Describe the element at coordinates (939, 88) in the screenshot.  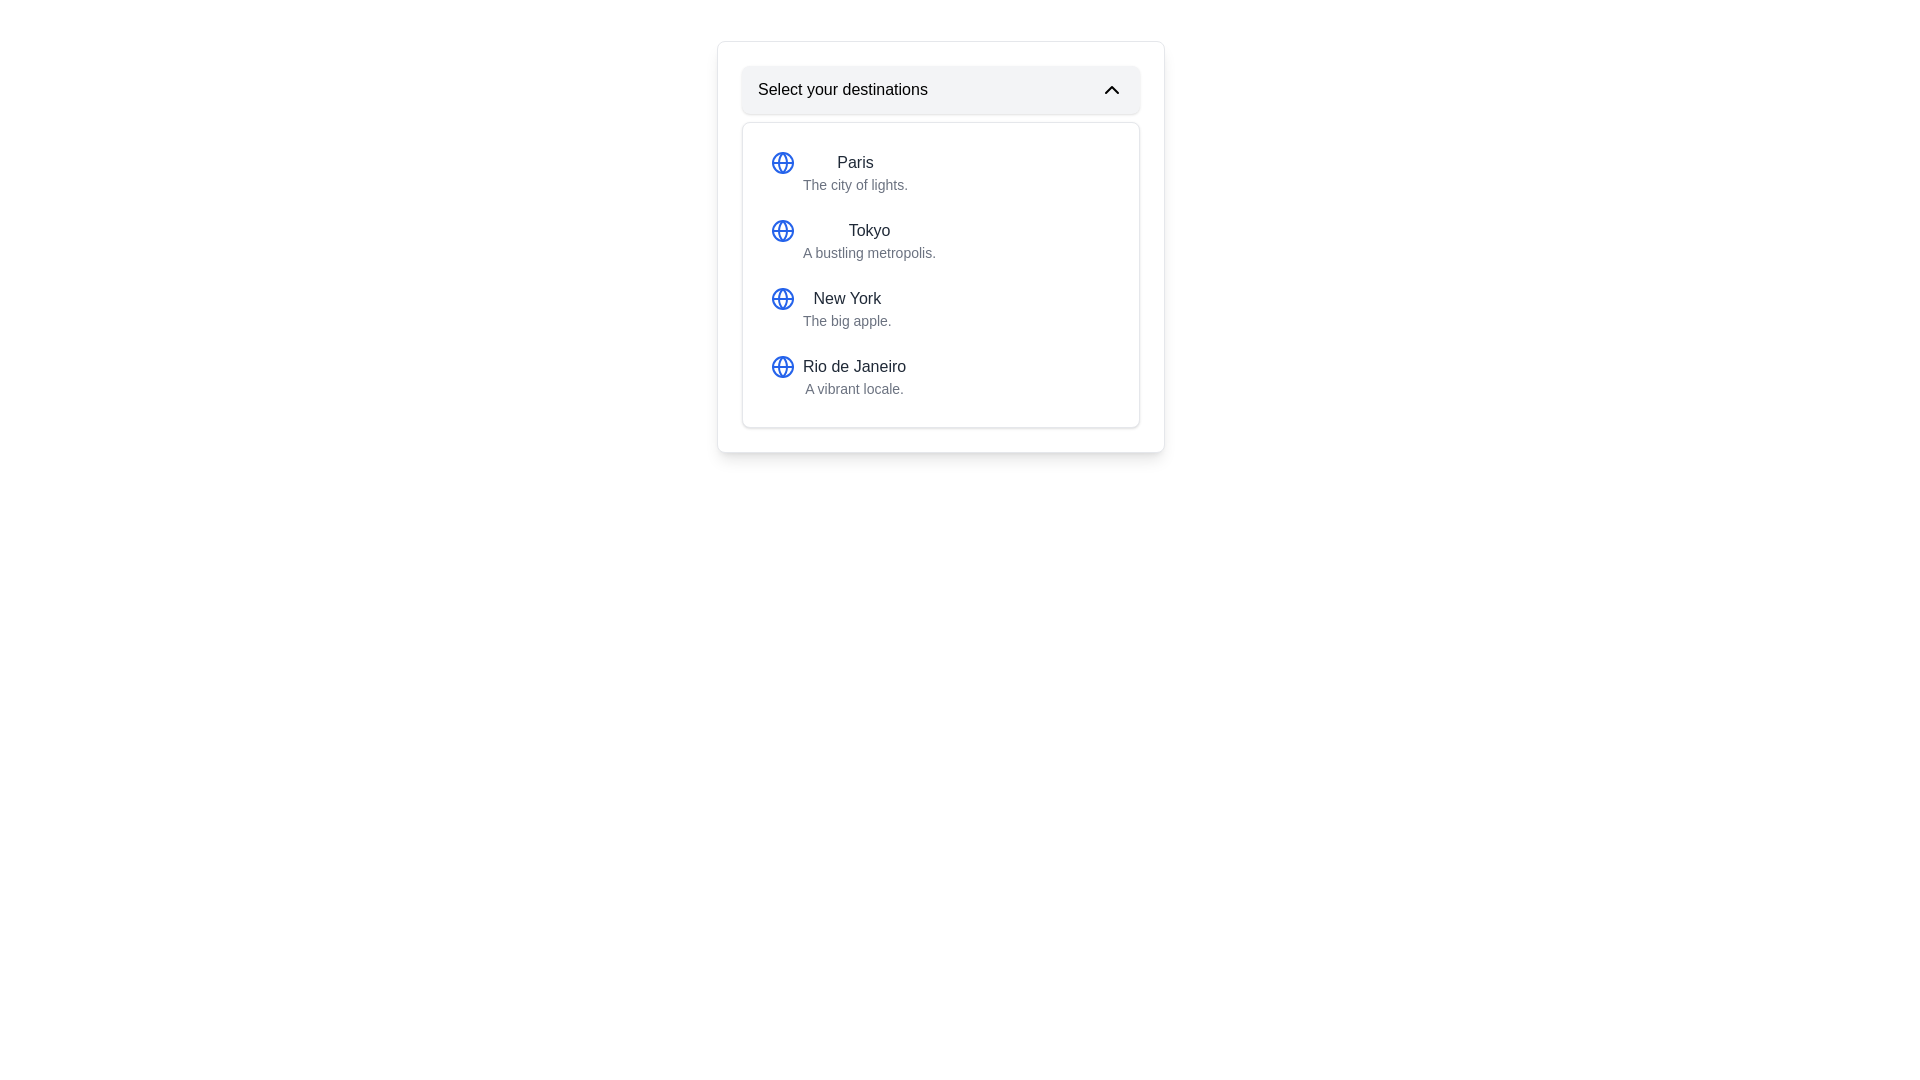
I see `the Dropdown header labeled 'Select your destinations' for keyboard interaction` at that location.